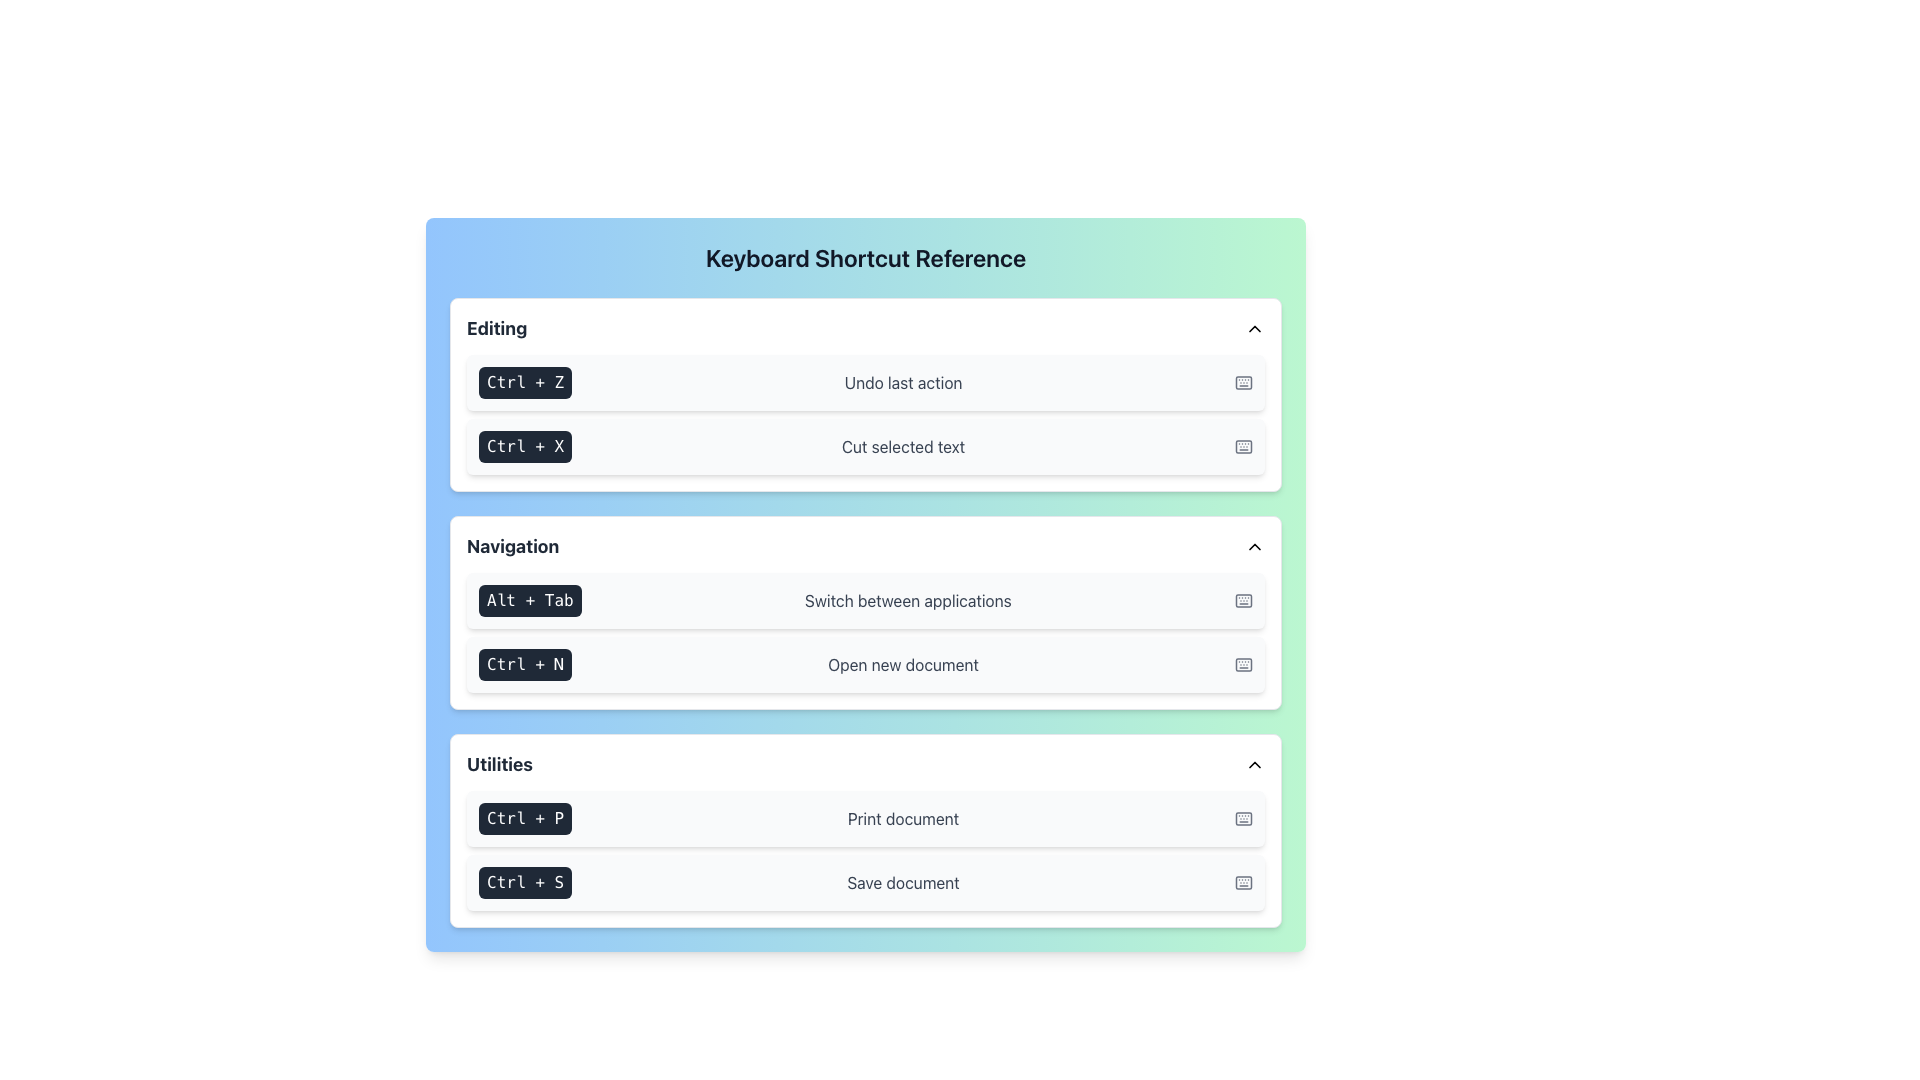  I want to click on the 'Print document' text label located in the 'Utilities' section of the interface, so click(902, 818).